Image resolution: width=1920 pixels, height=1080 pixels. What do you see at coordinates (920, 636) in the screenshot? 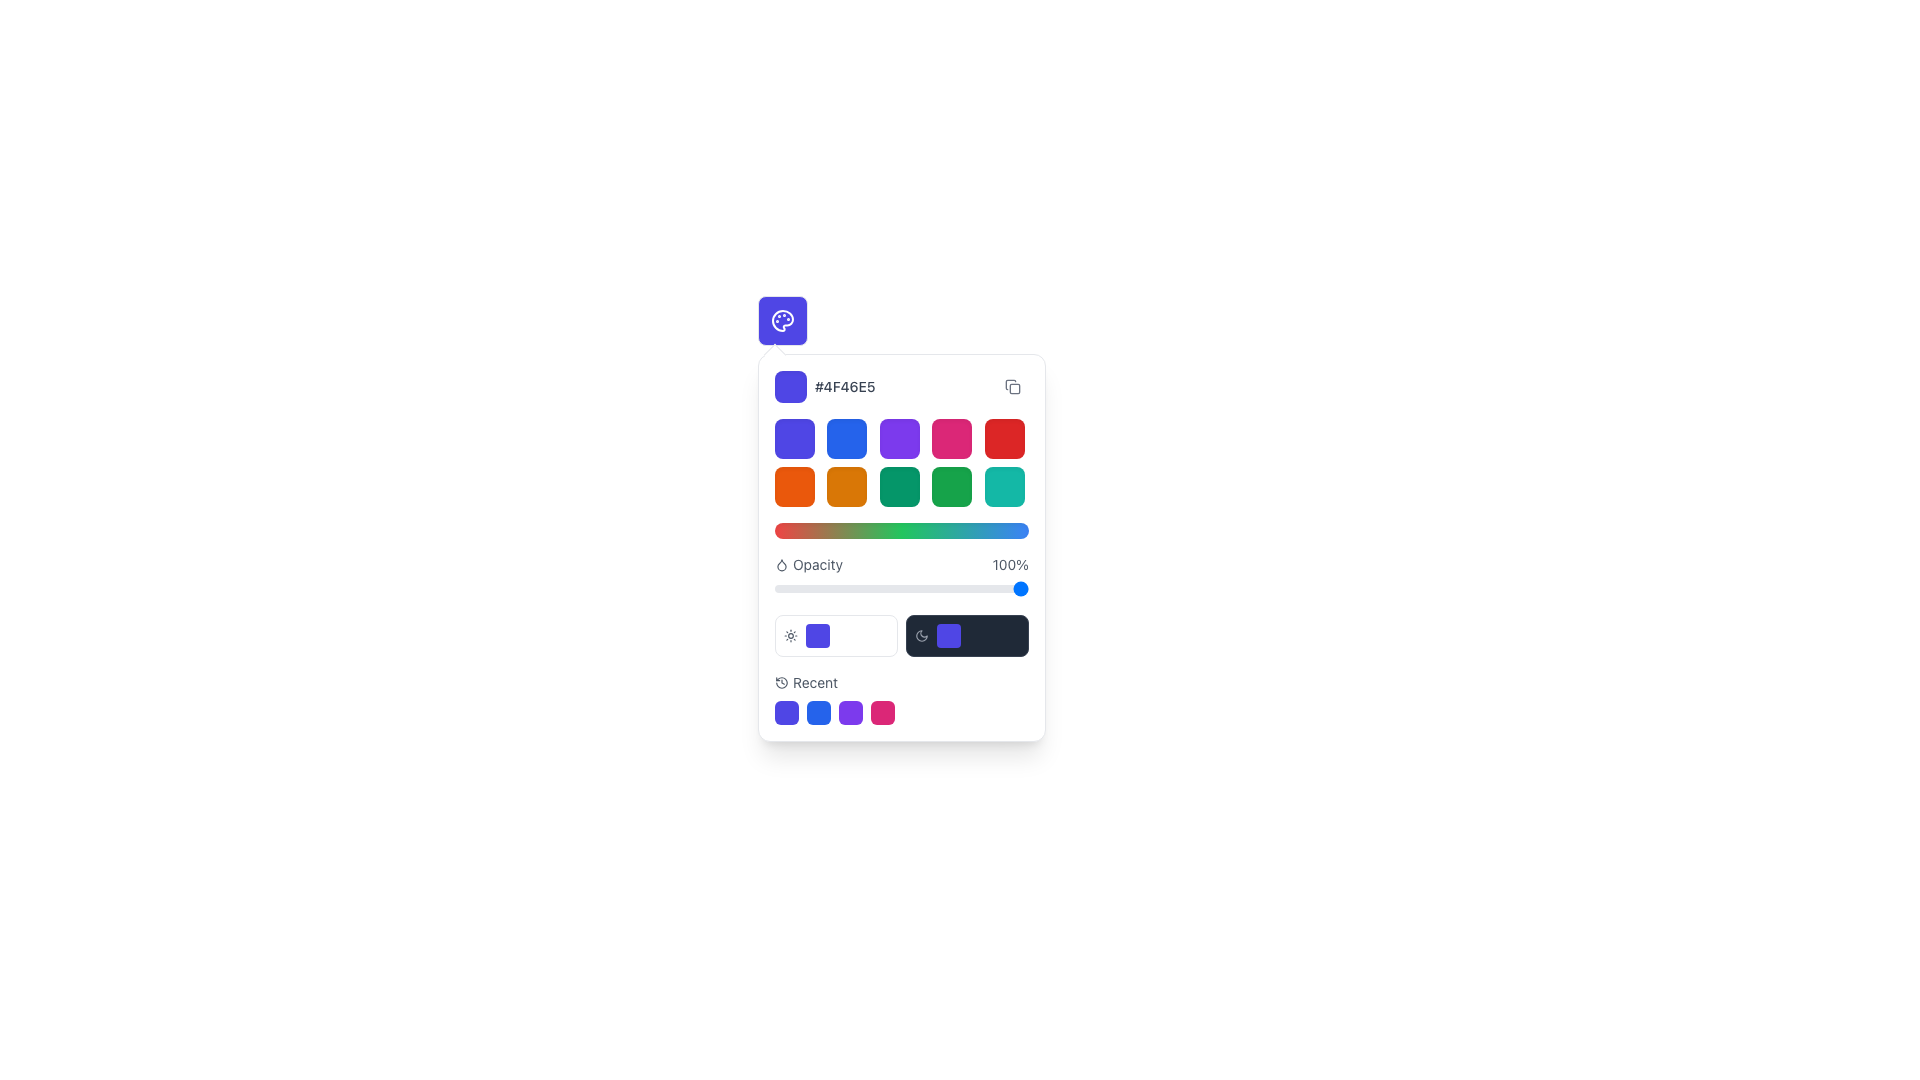
I see `the second icon in the compact settings panel near the bottom right corner` at bounding box center [920, 636].